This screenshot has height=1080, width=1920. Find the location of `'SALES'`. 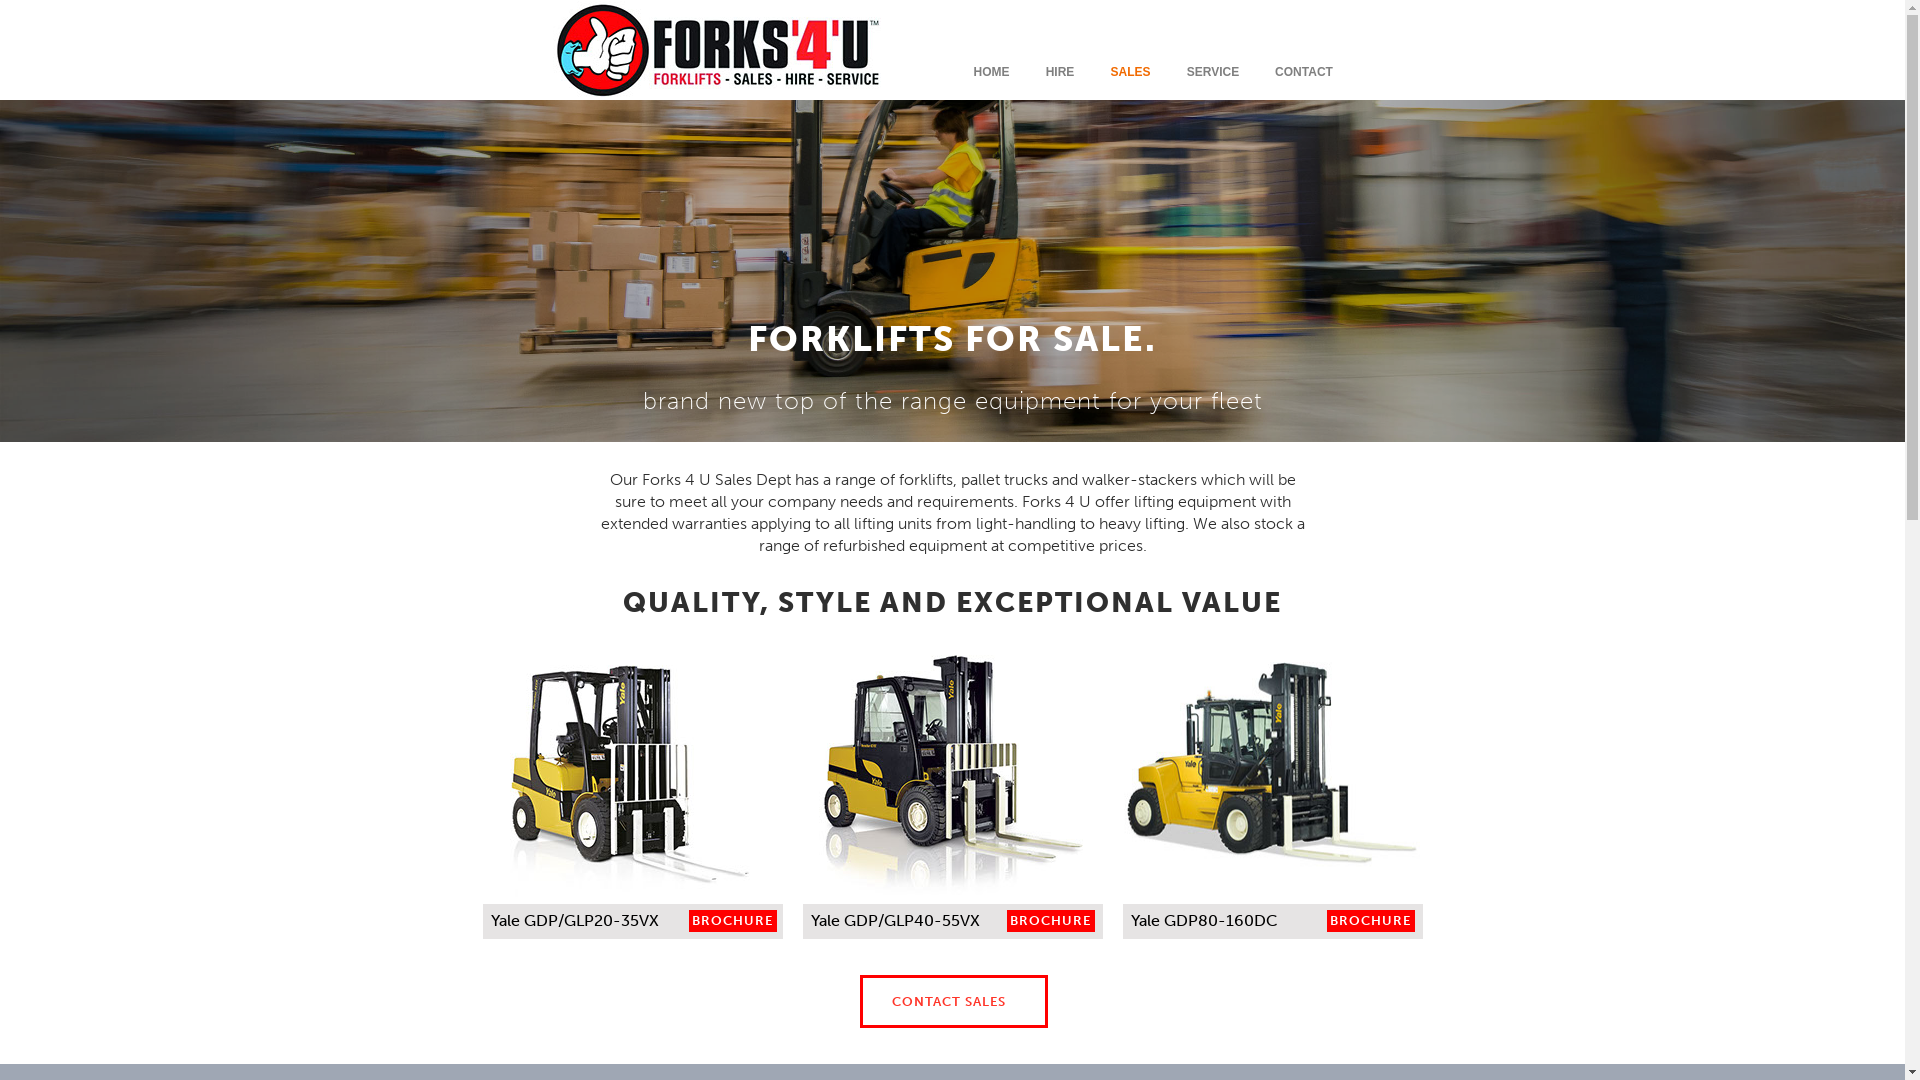

'SALES' is located at coordinates (1124, 71).